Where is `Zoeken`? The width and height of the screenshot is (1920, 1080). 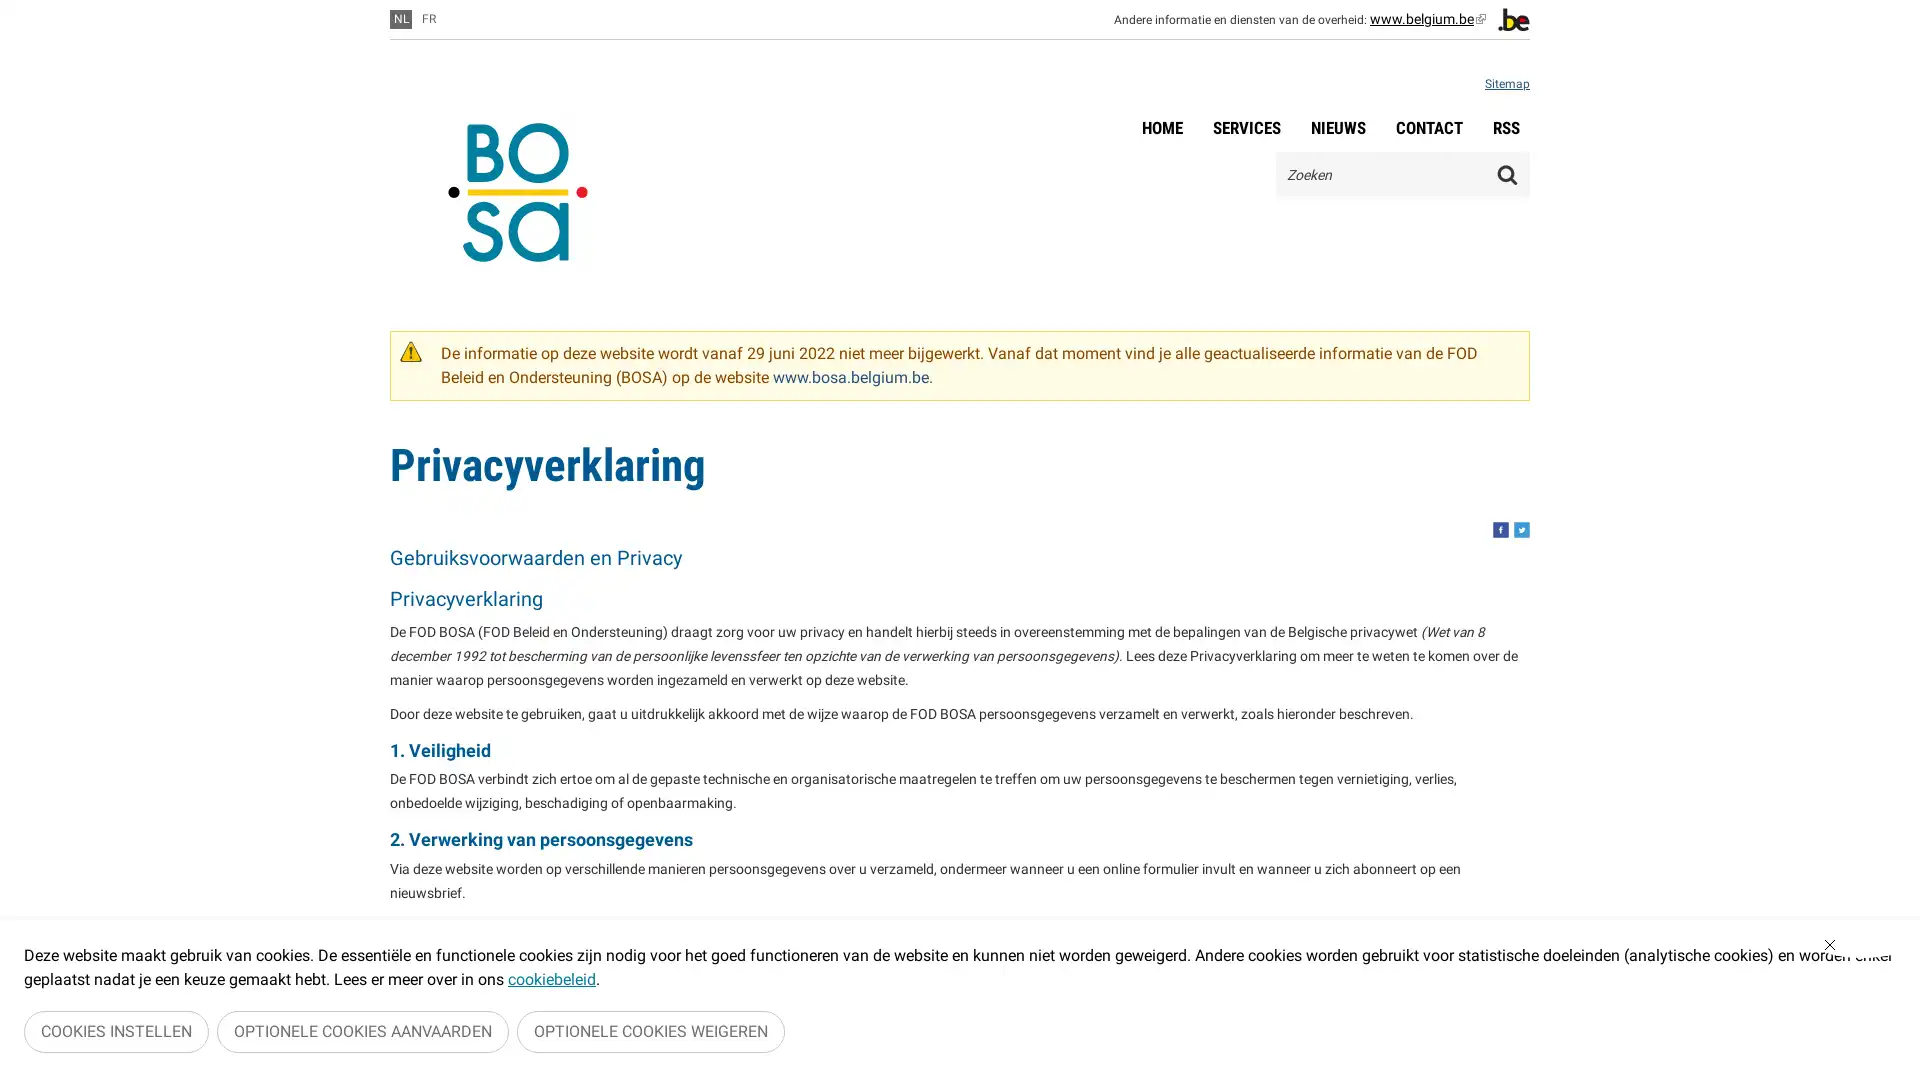
Zoeken is located at coordinates (1507, 173).